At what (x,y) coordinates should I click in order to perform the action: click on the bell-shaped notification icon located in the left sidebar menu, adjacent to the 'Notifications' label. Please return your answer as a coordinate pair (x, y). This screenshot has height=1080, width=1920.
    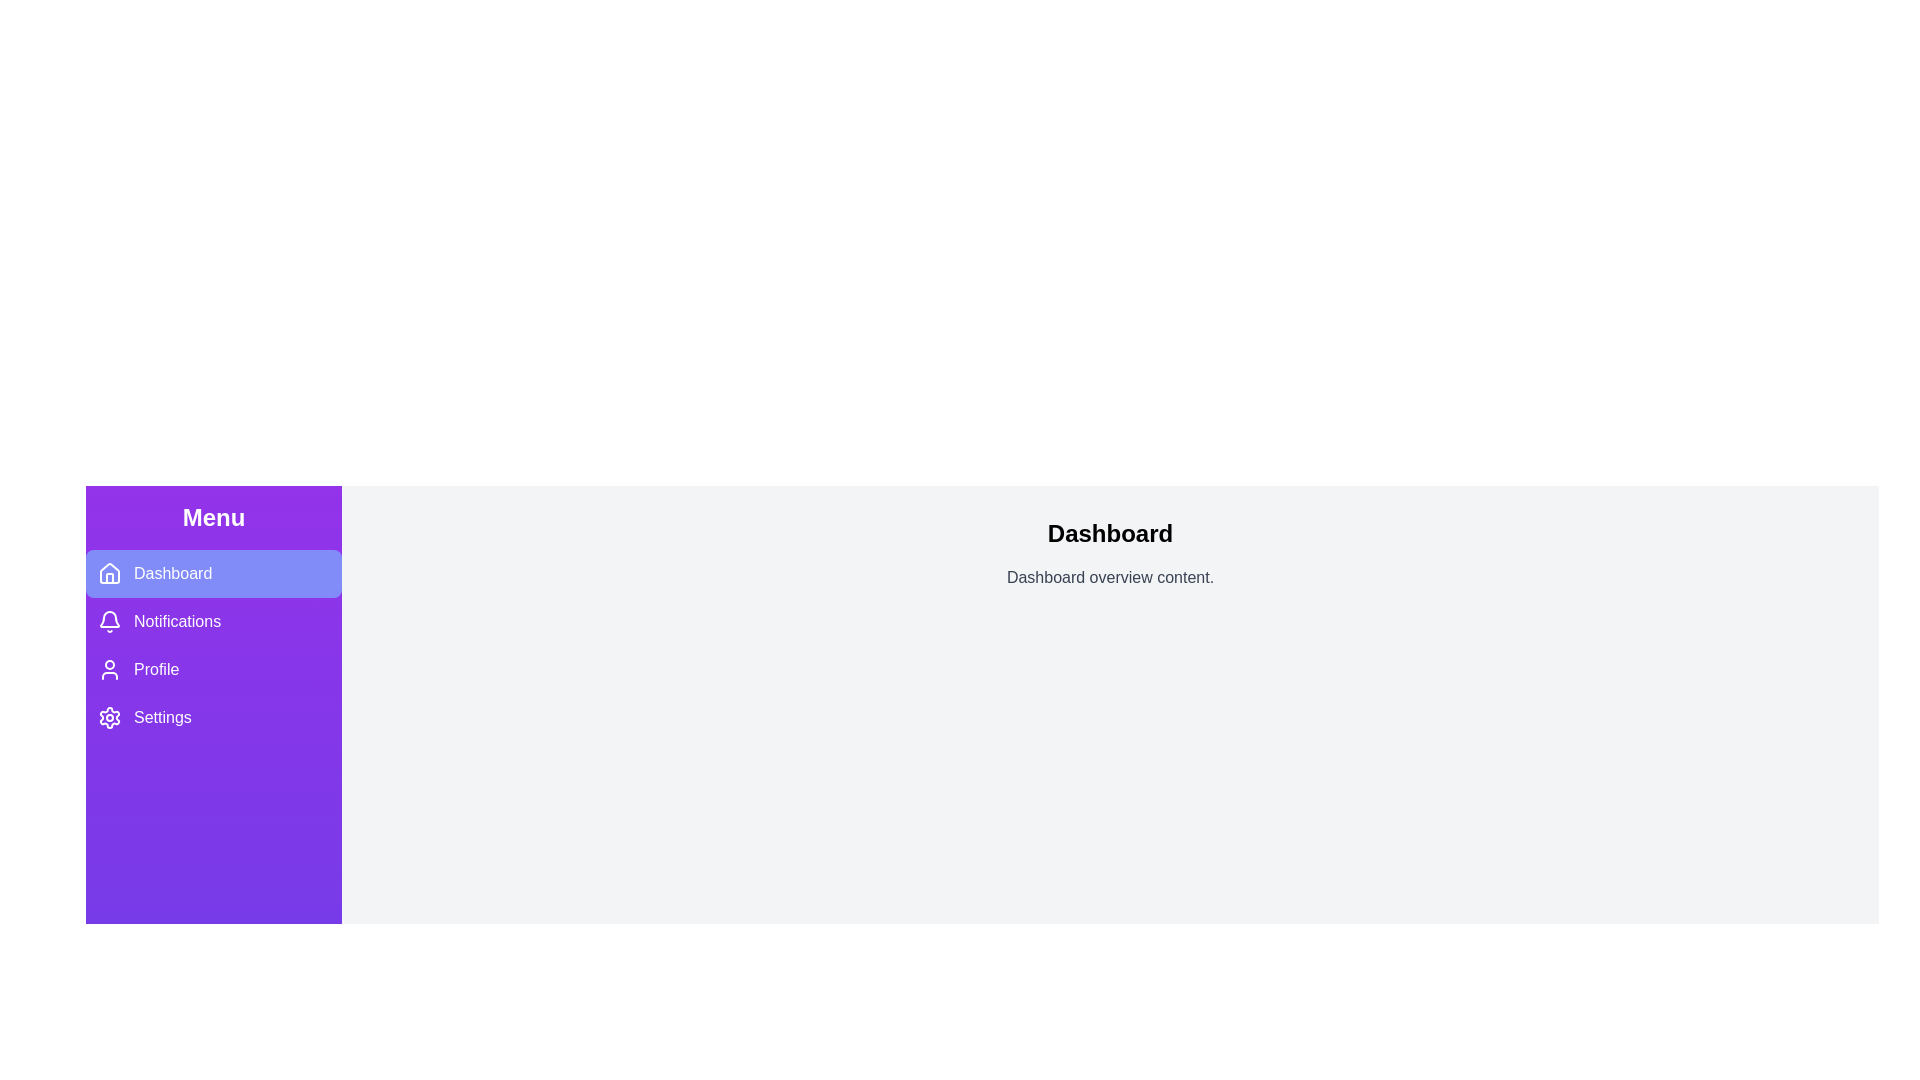
    Looking at the image, I should click on (109, 618).